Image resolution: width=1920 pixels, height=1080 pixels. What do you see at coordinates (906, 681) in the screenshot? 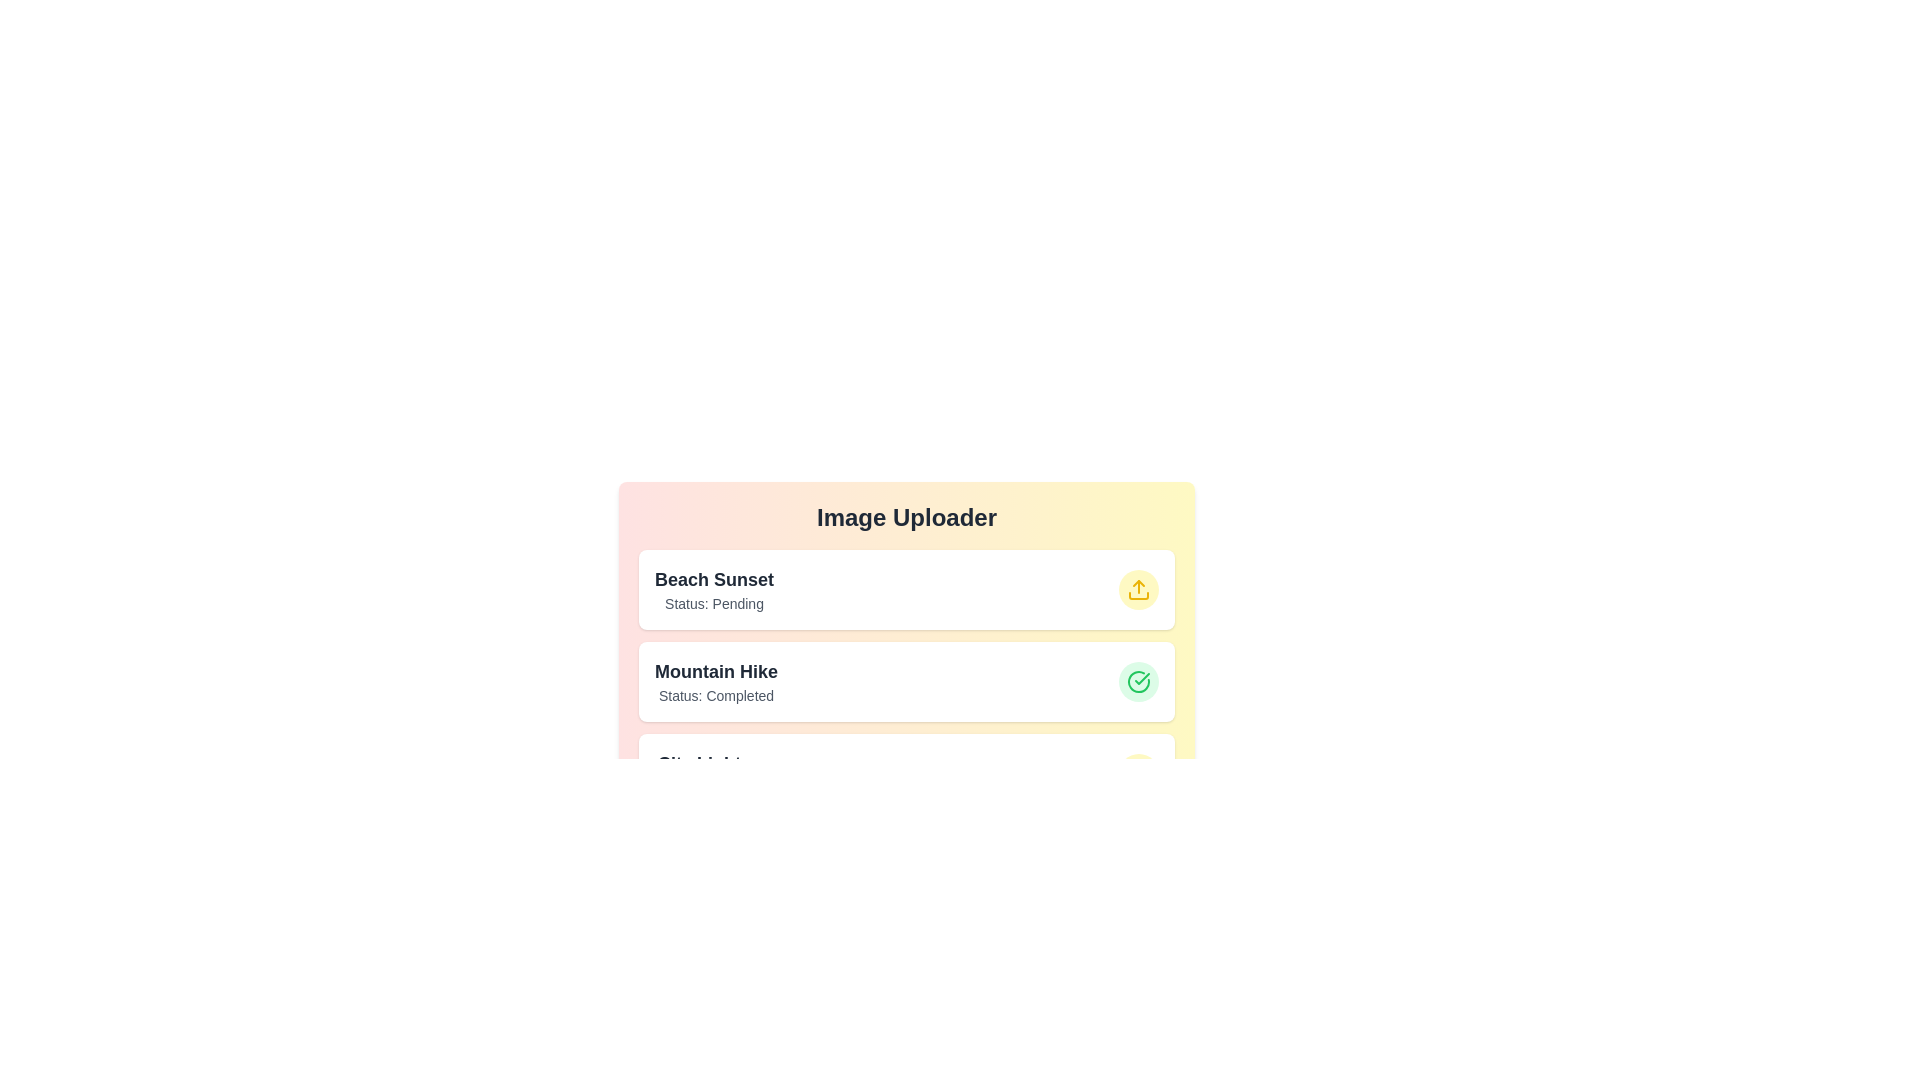
I see `the image item corresponding to Mountain Hike to view its details` at bounding box center [906, 681].